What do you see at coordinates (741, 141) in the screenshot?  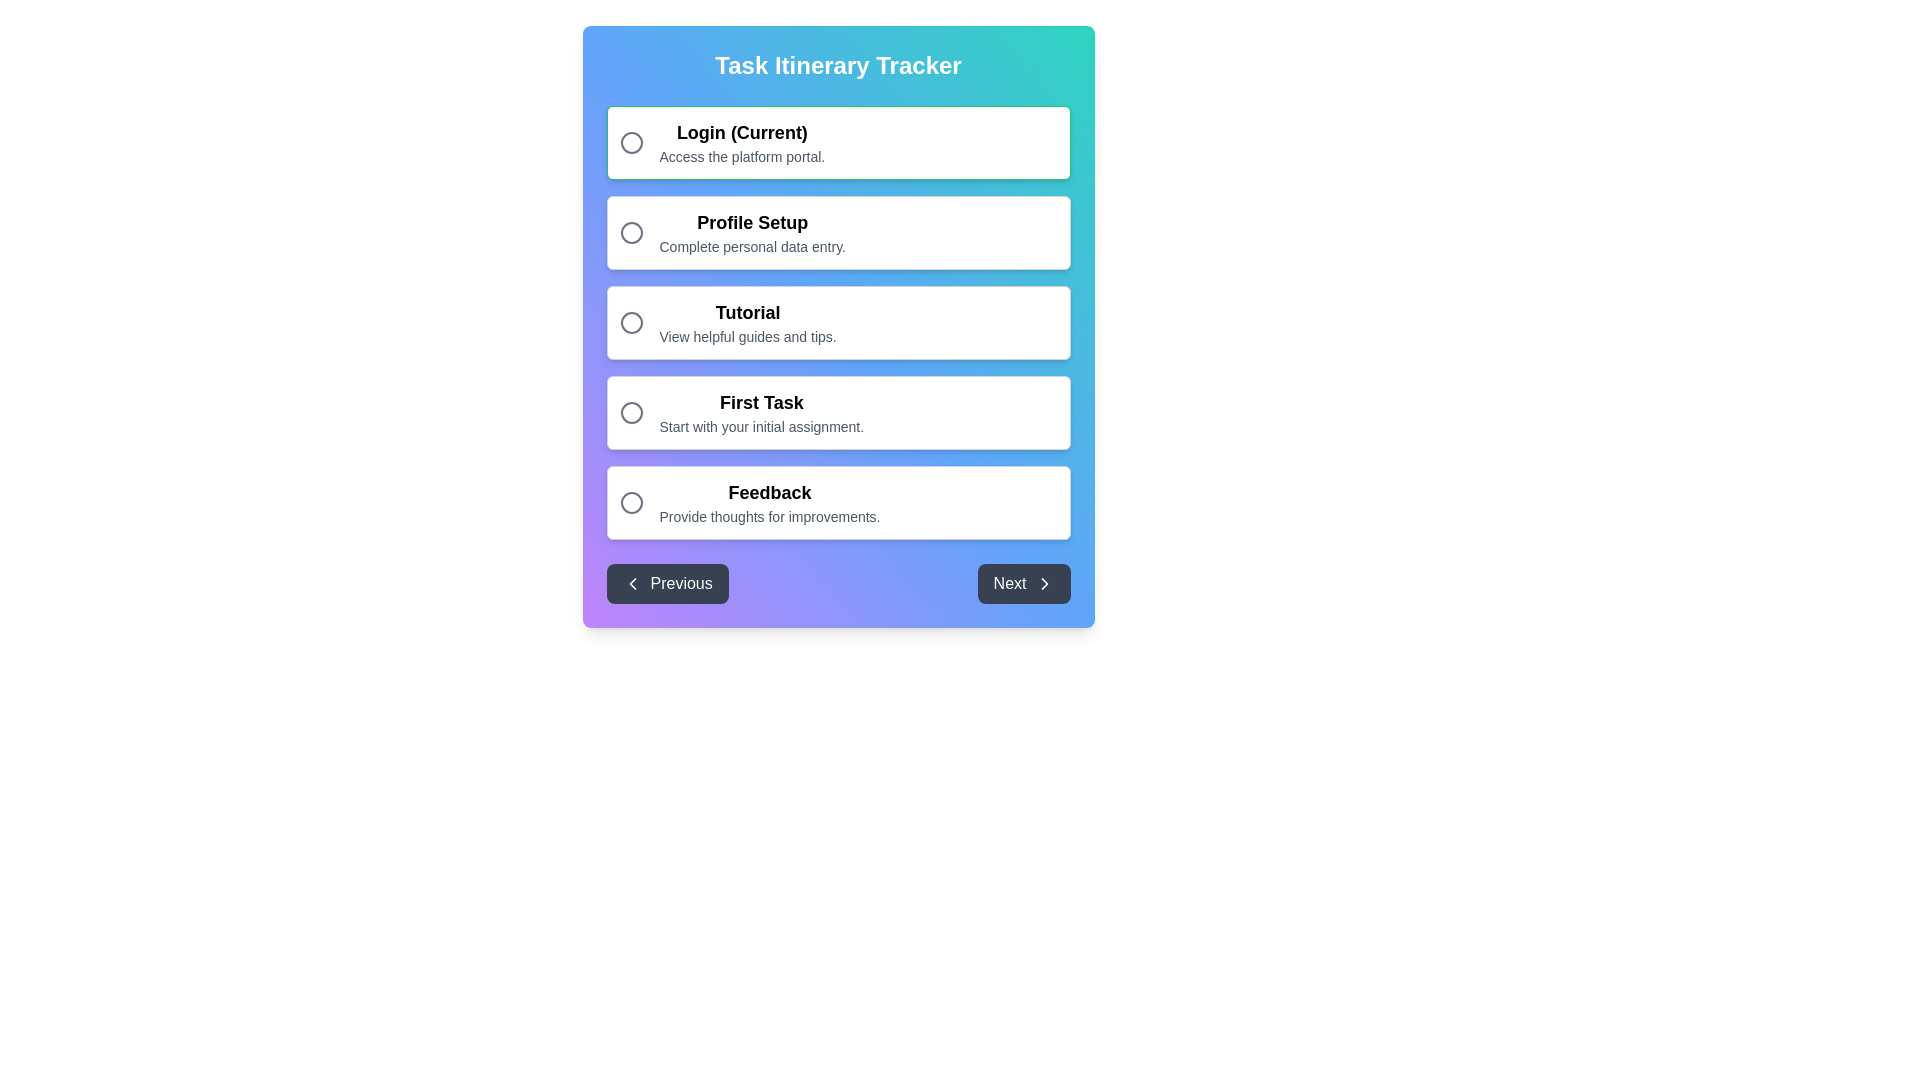 I see `the informational text block that identifies the current step or state of the user, located at the top of the vertically stacked list, above 'Profile Setup'` at bounding box center [741, 141].